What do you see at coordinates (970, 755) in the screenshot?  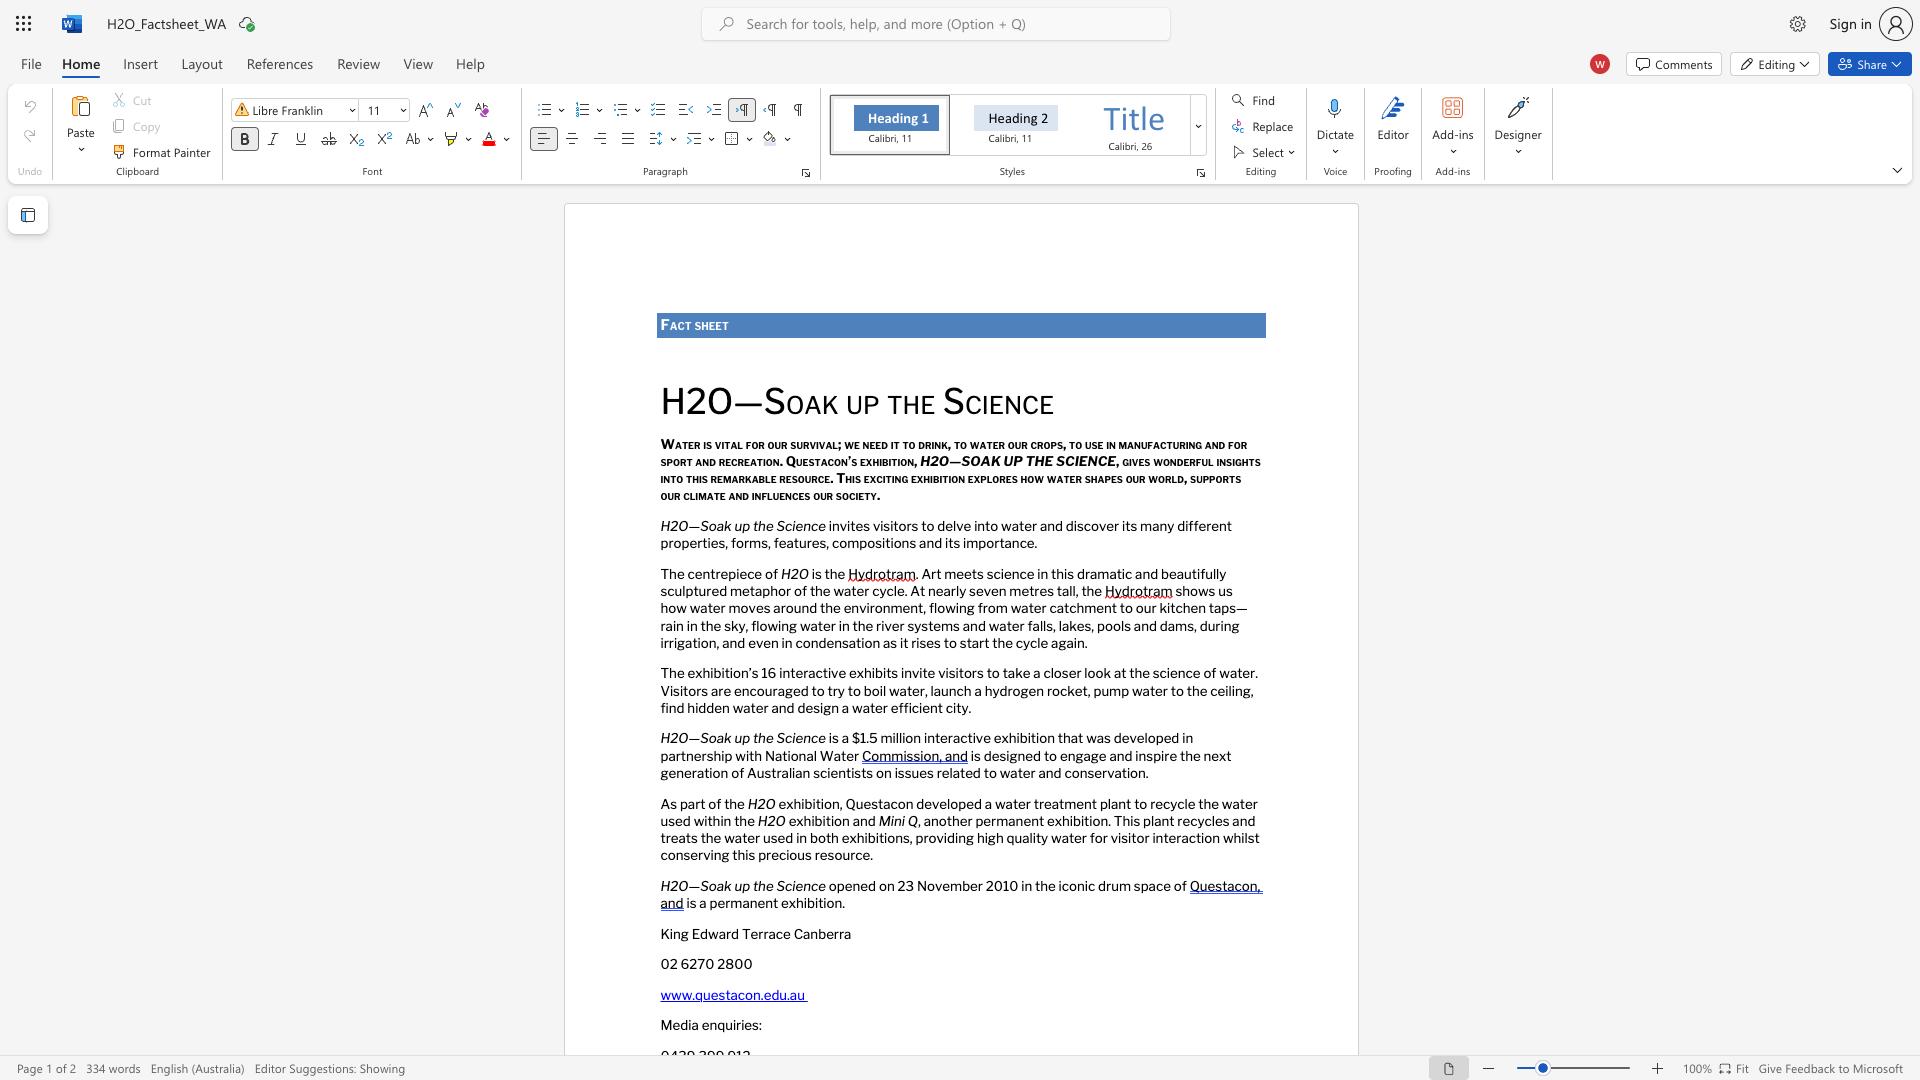 I see `the subset text "is designed to engage and inspire the next generation of Australian scientists on issues re" within the text "is designed to engage and inspire the next generation of Australian scientists on issues related to water and conservation."` at bounding box center [970, 755].